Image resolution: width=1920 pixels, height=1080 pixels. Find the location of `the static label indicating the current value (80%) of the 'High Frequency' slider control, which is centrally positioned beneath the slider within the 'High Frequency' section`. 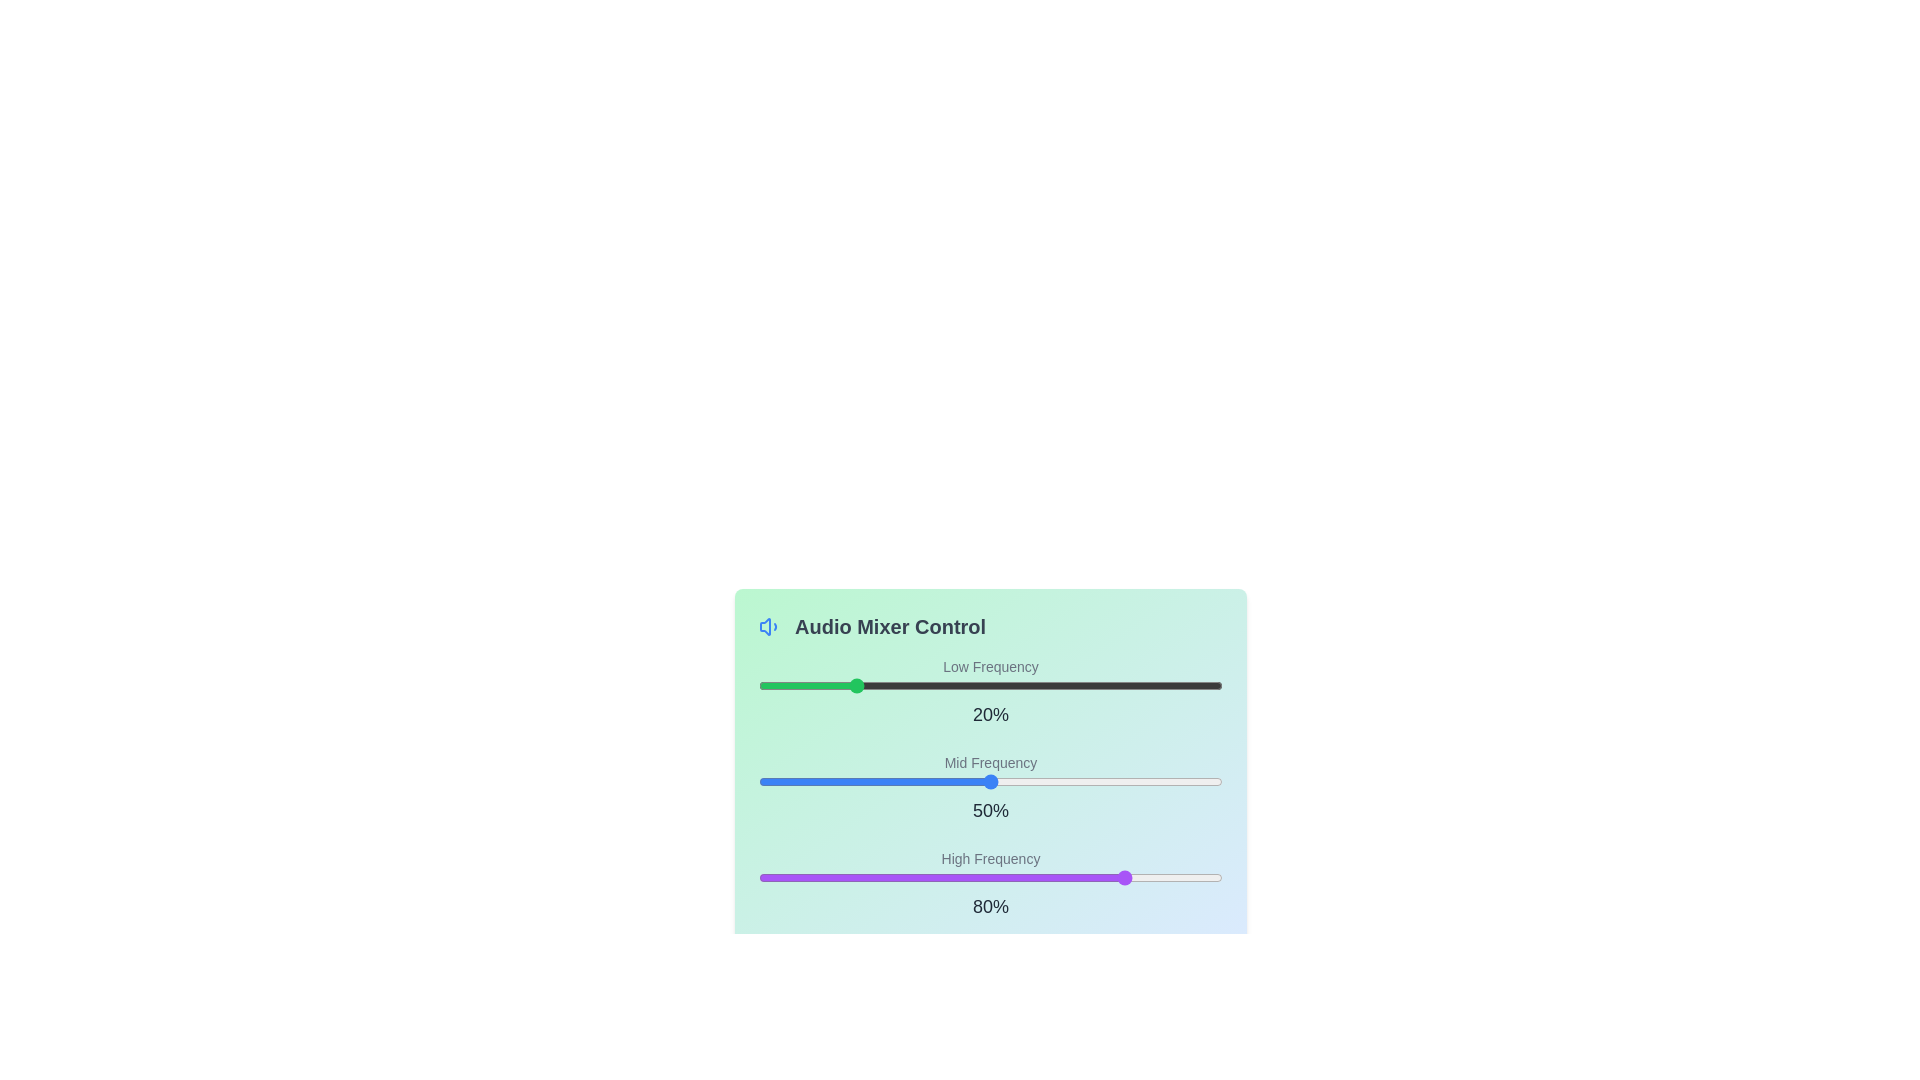

the static label indicating the current value (80%) of the 'High Frequency' slider control, which is centrally positioned beneath the slider within the 'High Frequency' section is located at coordinates (990, 906).